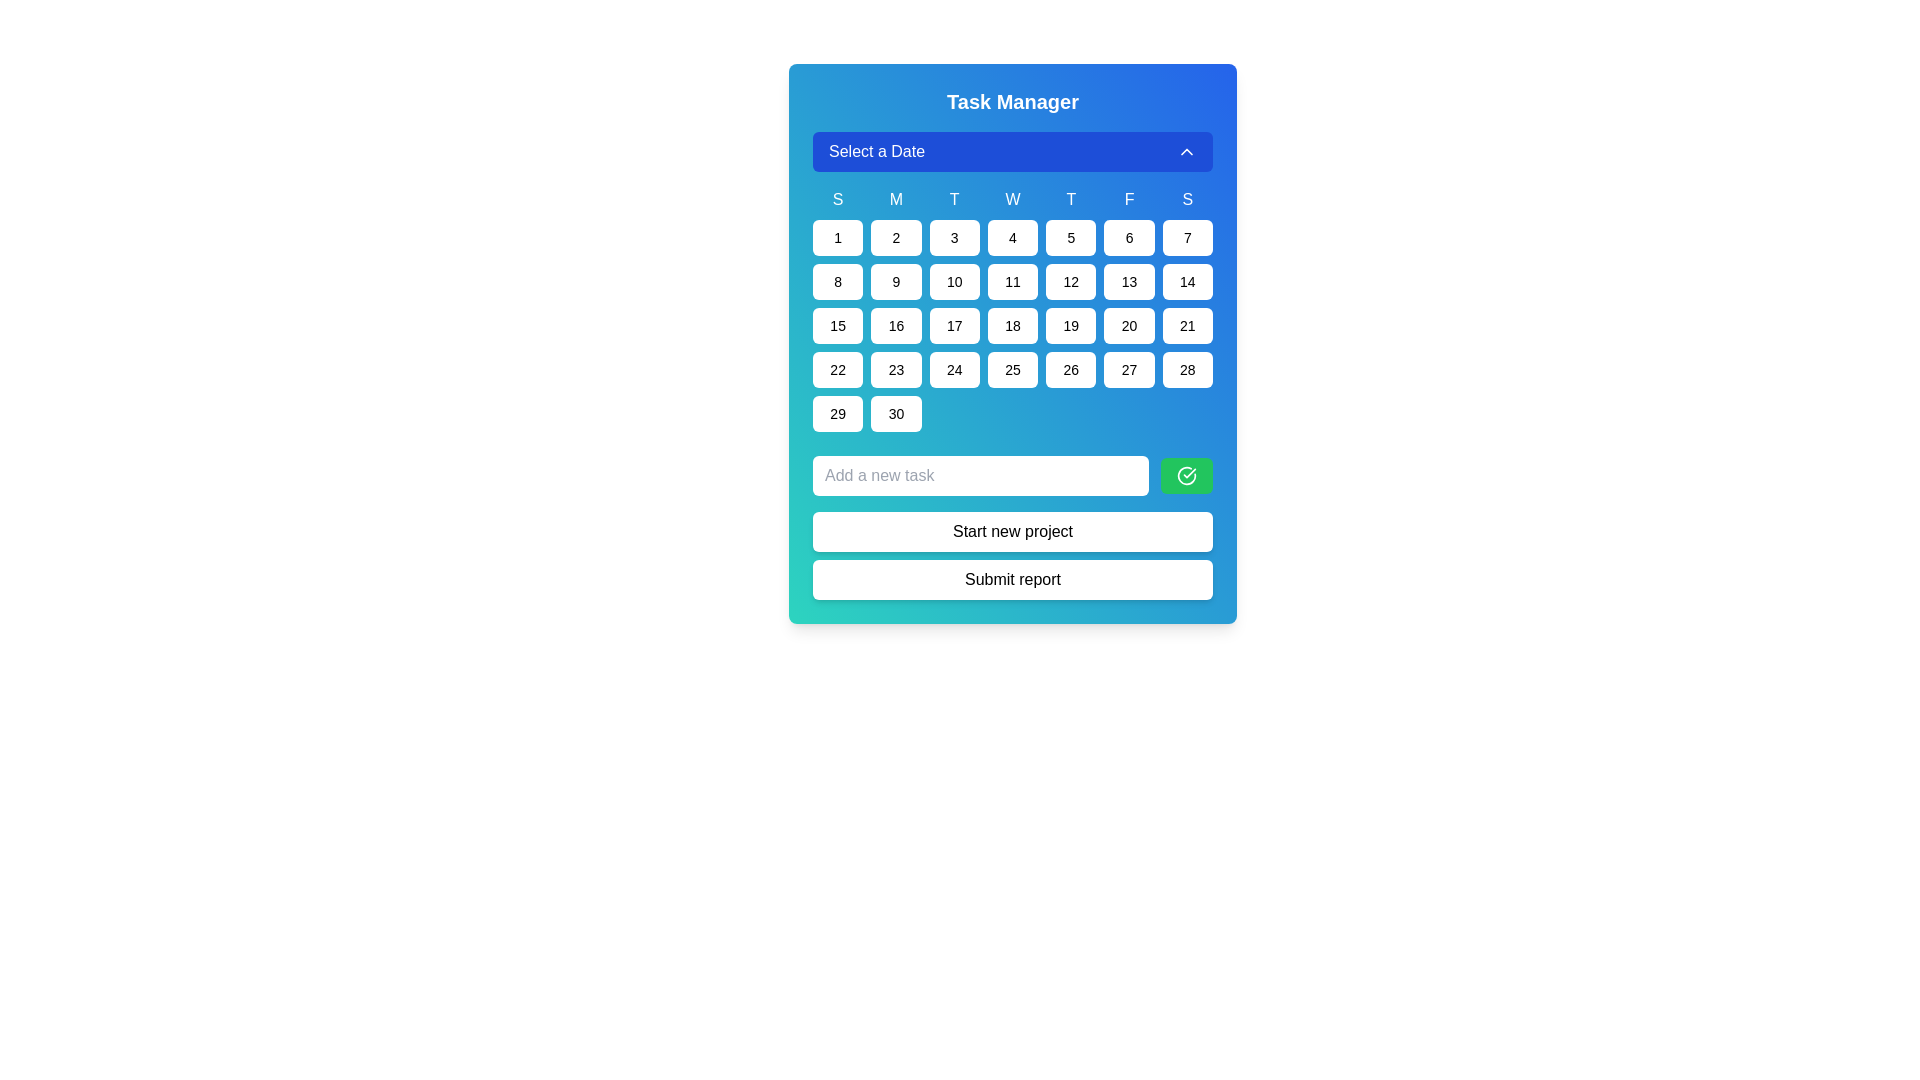 This screenshot has width=1920, height=1080. Describe the element at coordinates (895, 281) in the screenshot. I see `the button labeled '9' in the Task Manager section, located in the third row and second column of the grid` at that location.